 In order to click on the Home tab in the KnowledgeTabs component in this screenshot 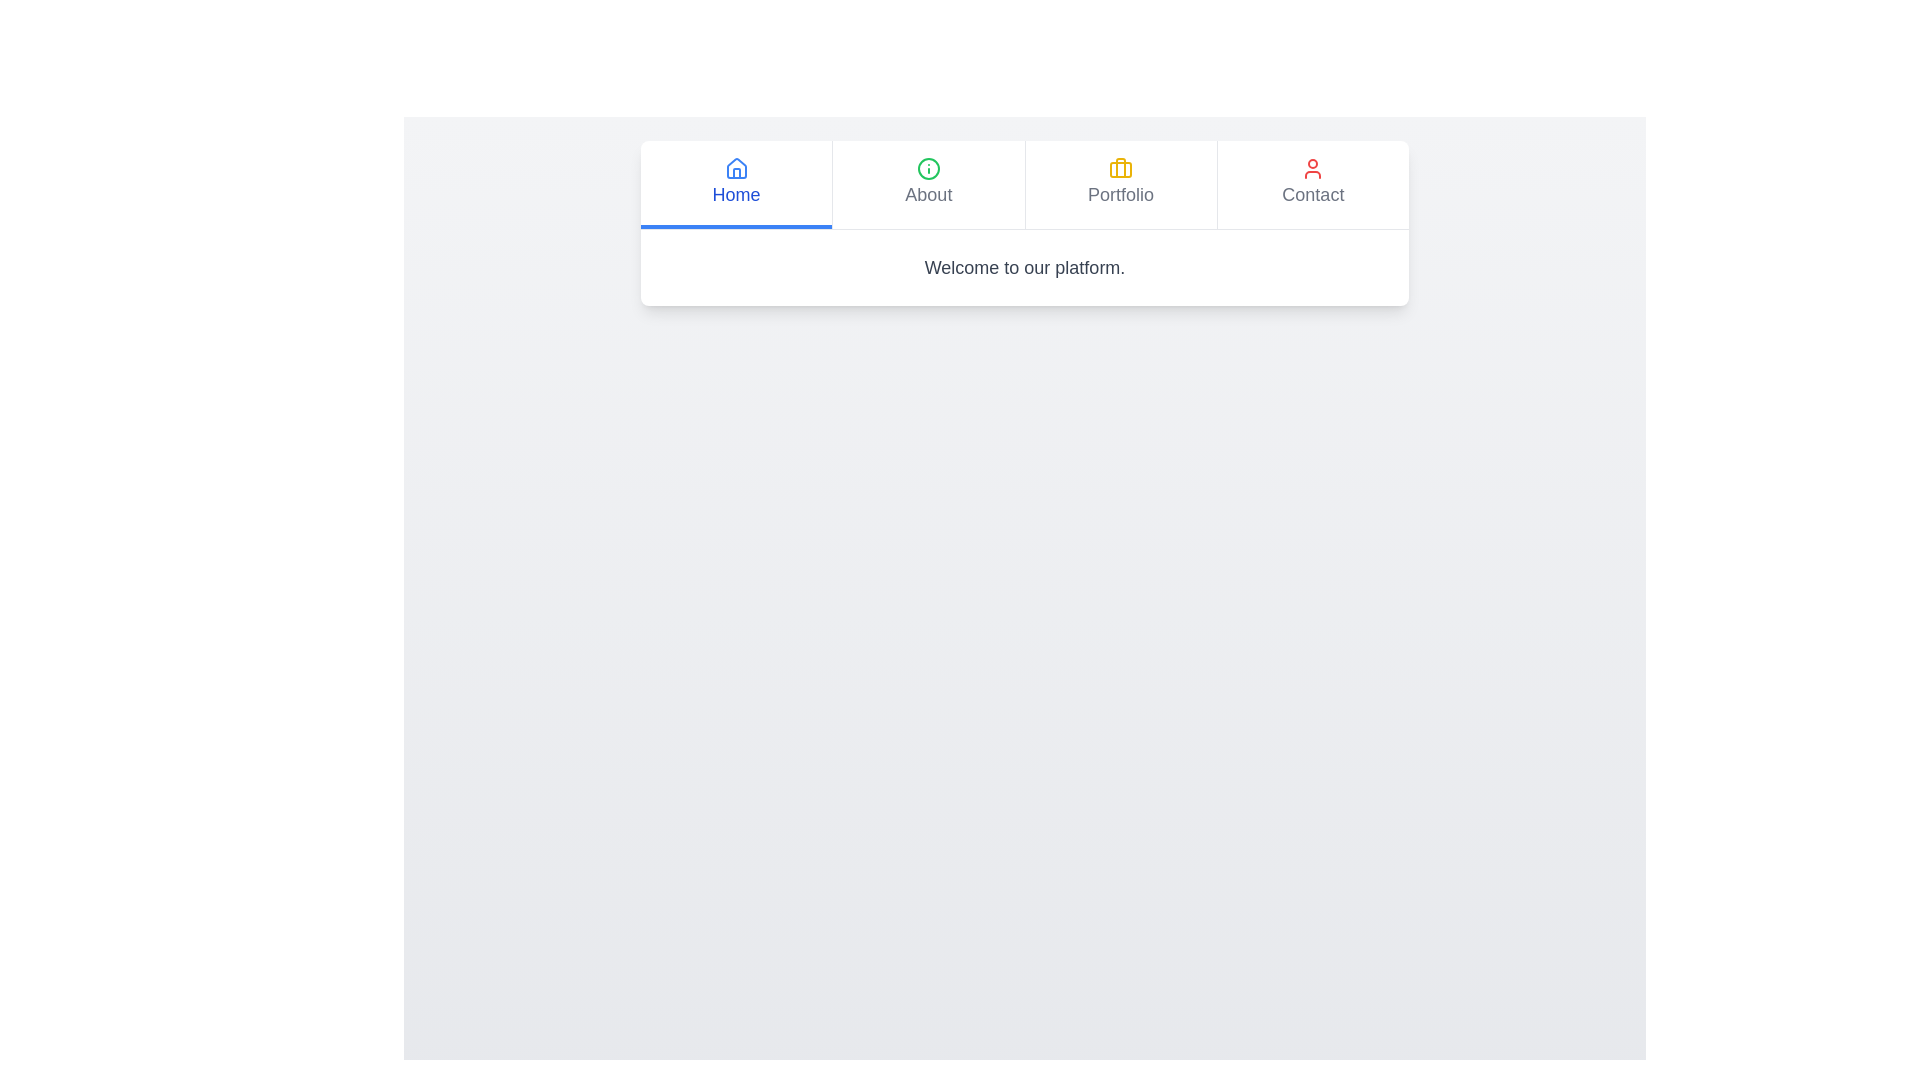, I will do `click(735, 185)`.